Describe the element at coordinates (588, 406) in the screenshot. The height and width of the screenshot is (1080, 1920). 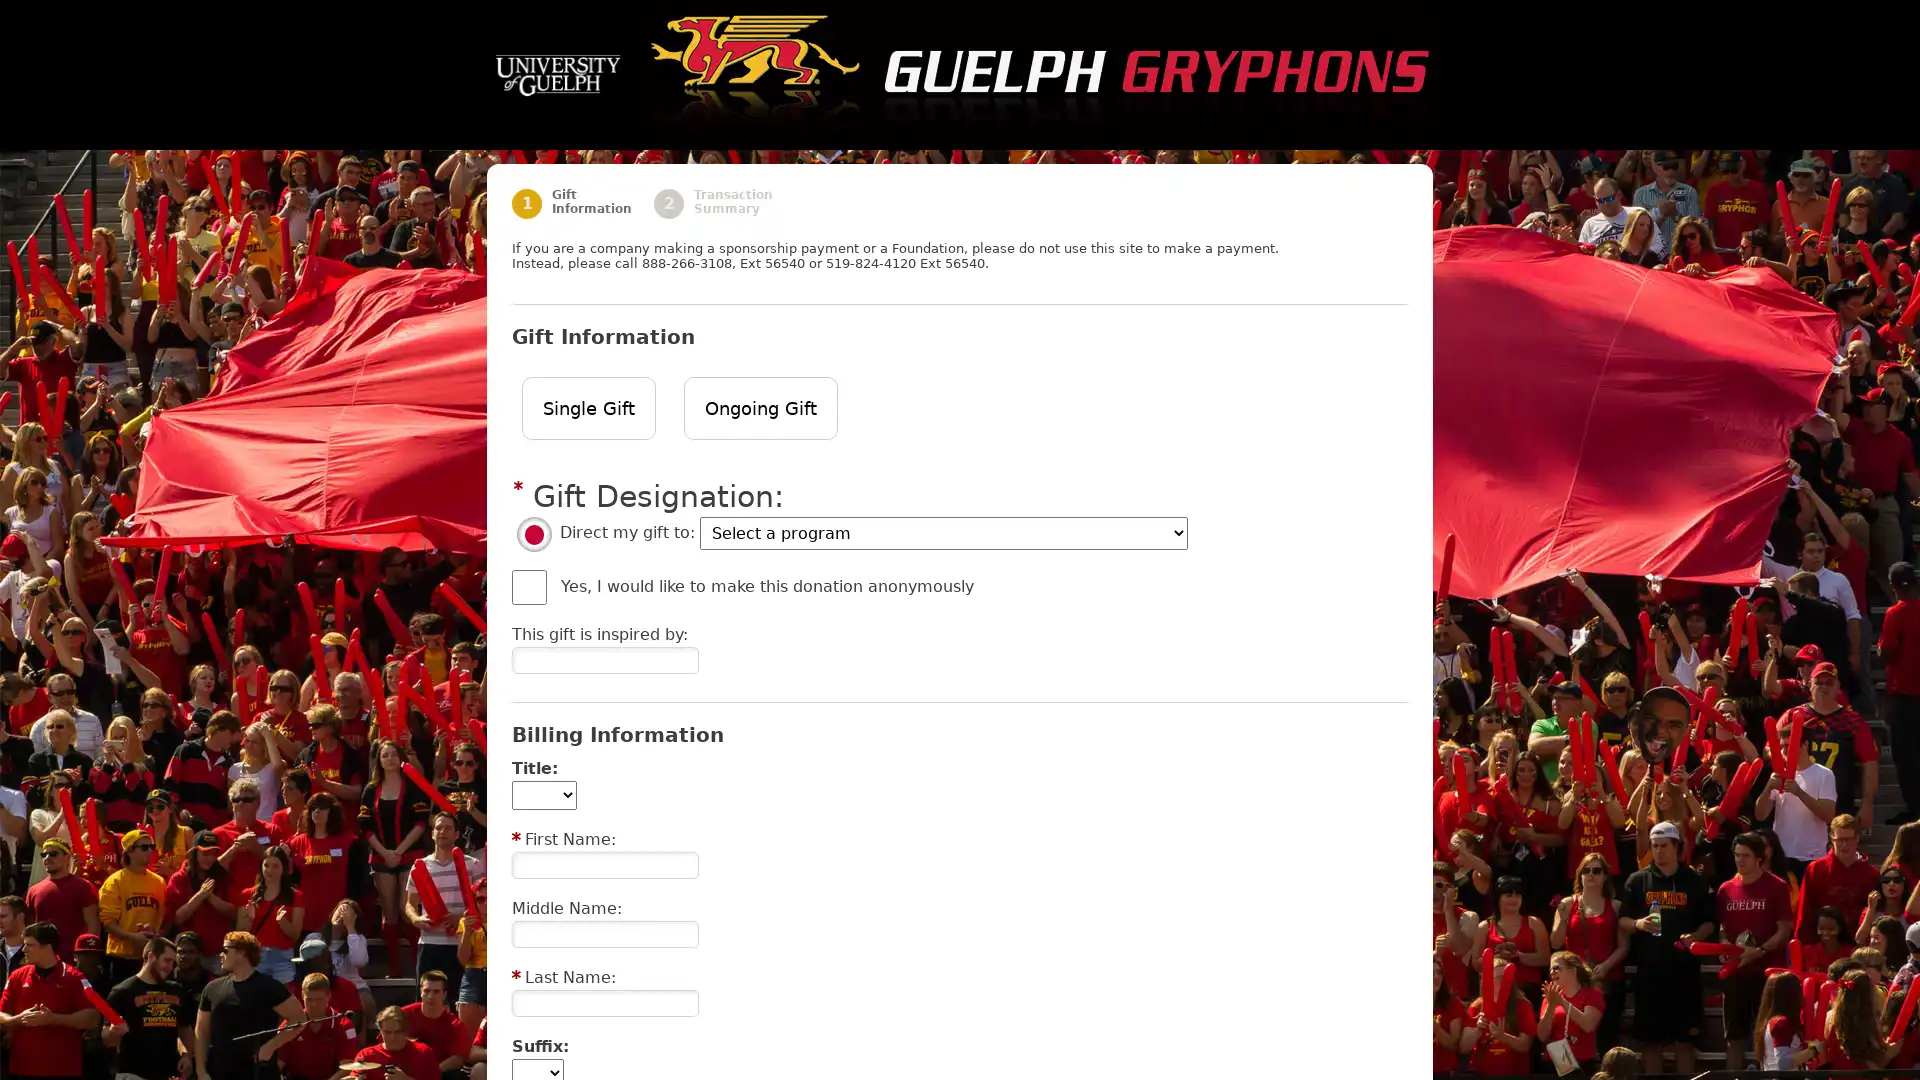
I see `Single Gift` at that location.